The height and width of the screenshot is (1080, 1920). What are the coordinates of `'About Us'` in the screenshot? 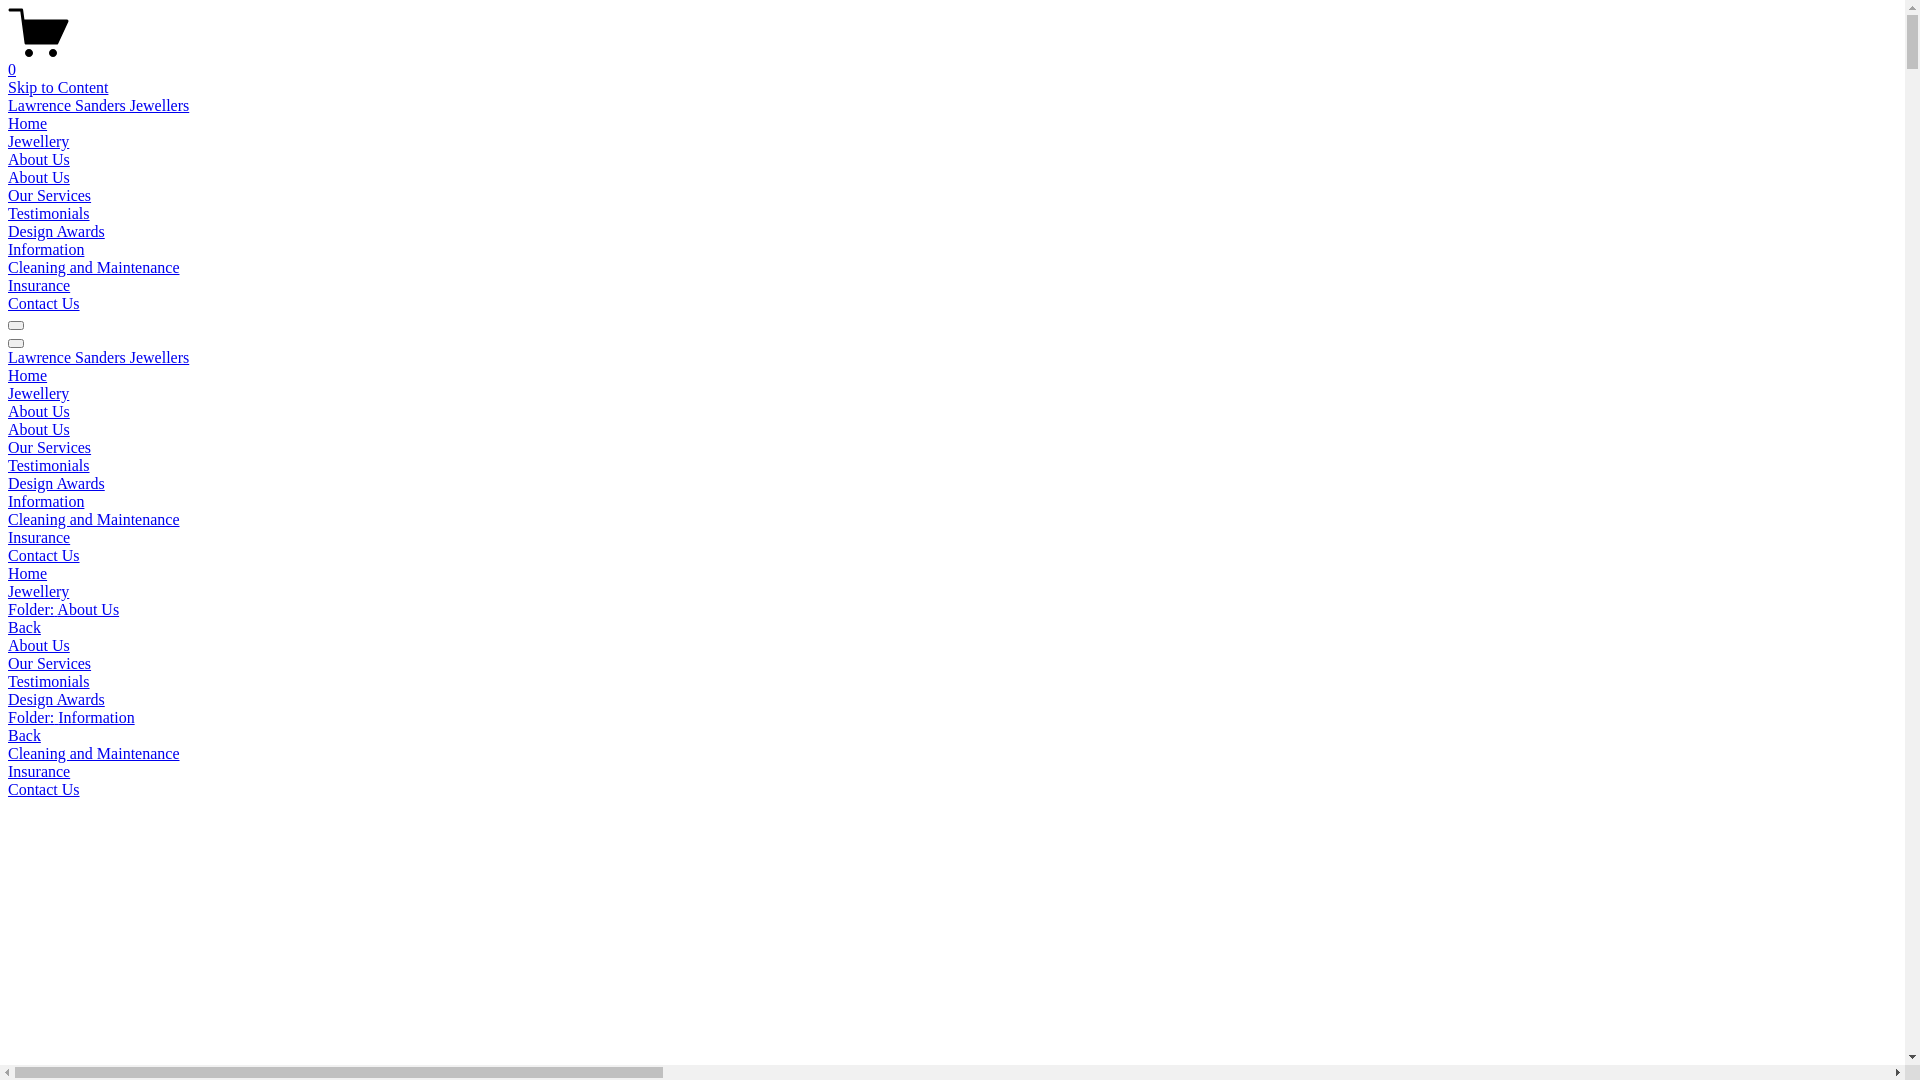 It's located at (8, 410).